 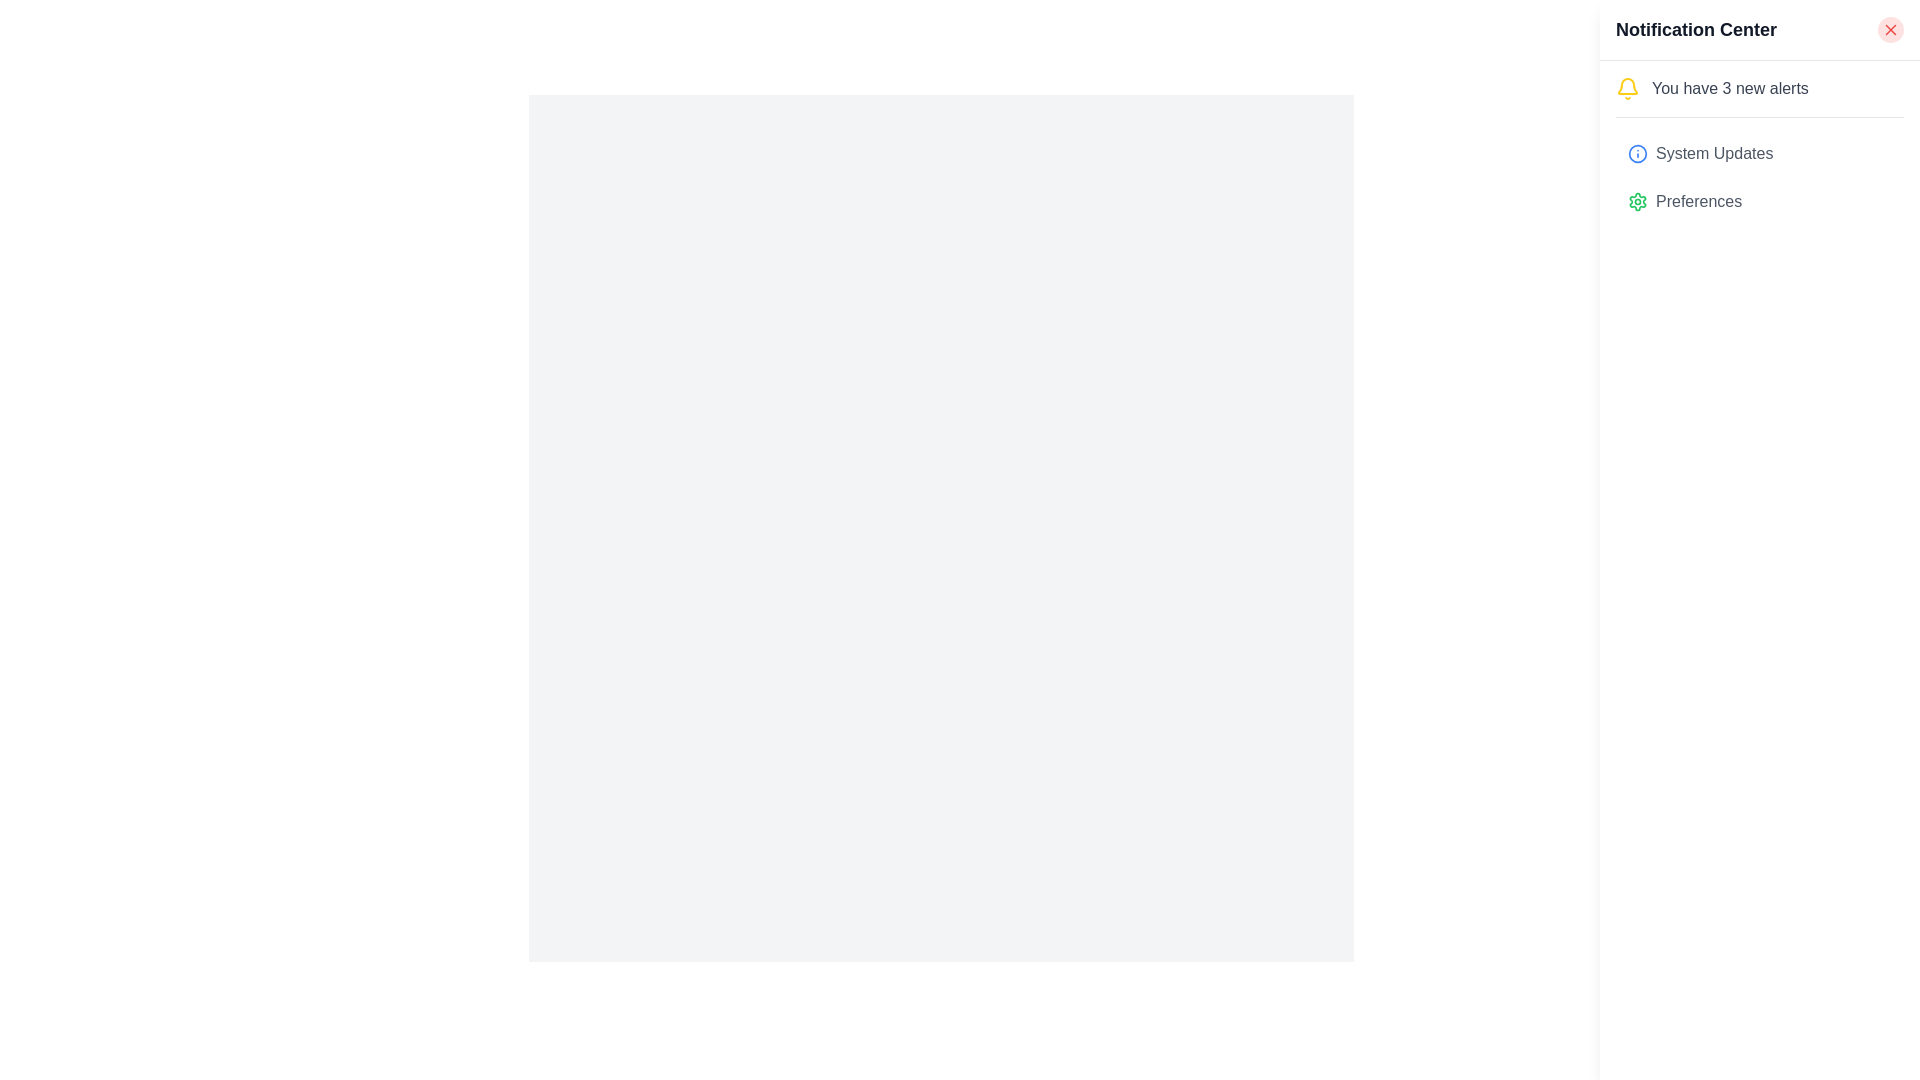 What do you see at coordinates (1627, 87) in the screenshot?
I see `the yellow bell-shaped icon representing notifications or alerts, located on the far left side of the section labeled 'You have 3 new alerts'` at bounding box center [1627, 87].